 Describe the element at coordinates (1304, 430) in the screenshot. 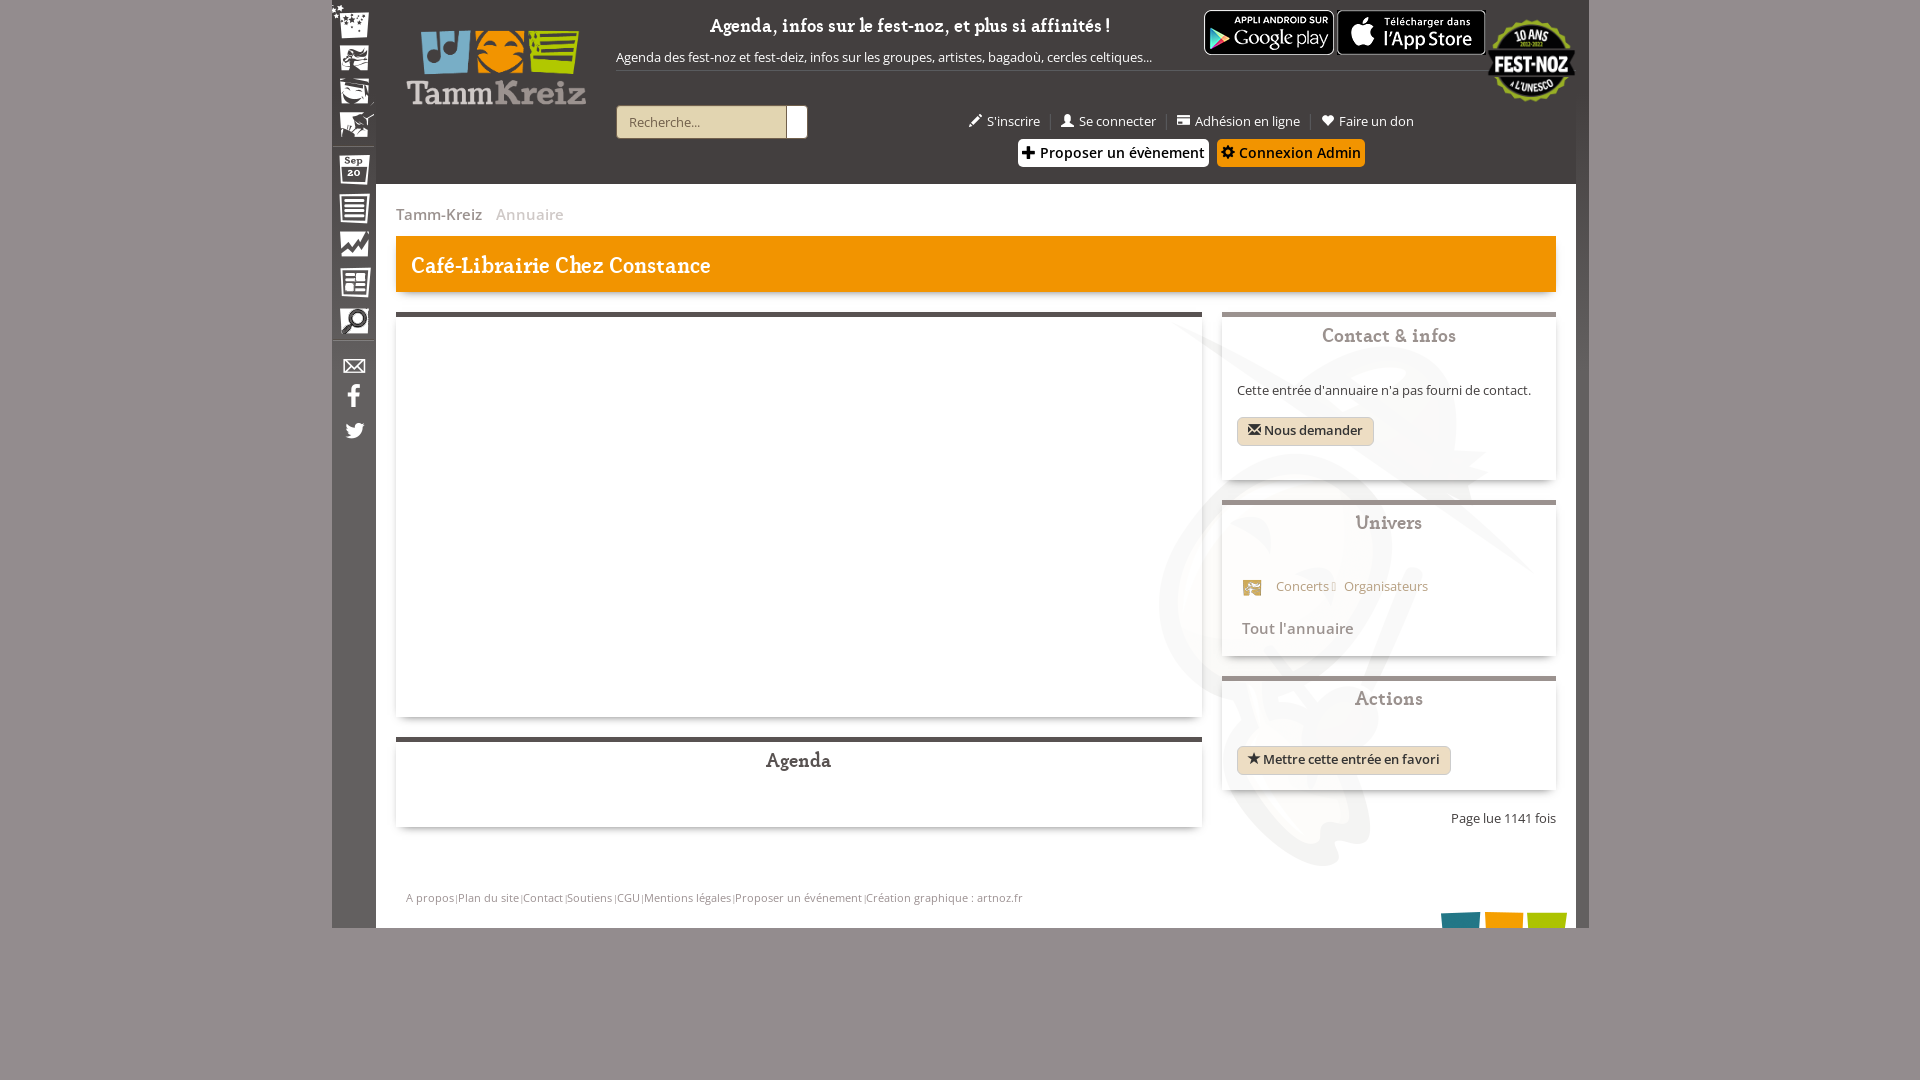

I see `'Nous demander'` at that location.